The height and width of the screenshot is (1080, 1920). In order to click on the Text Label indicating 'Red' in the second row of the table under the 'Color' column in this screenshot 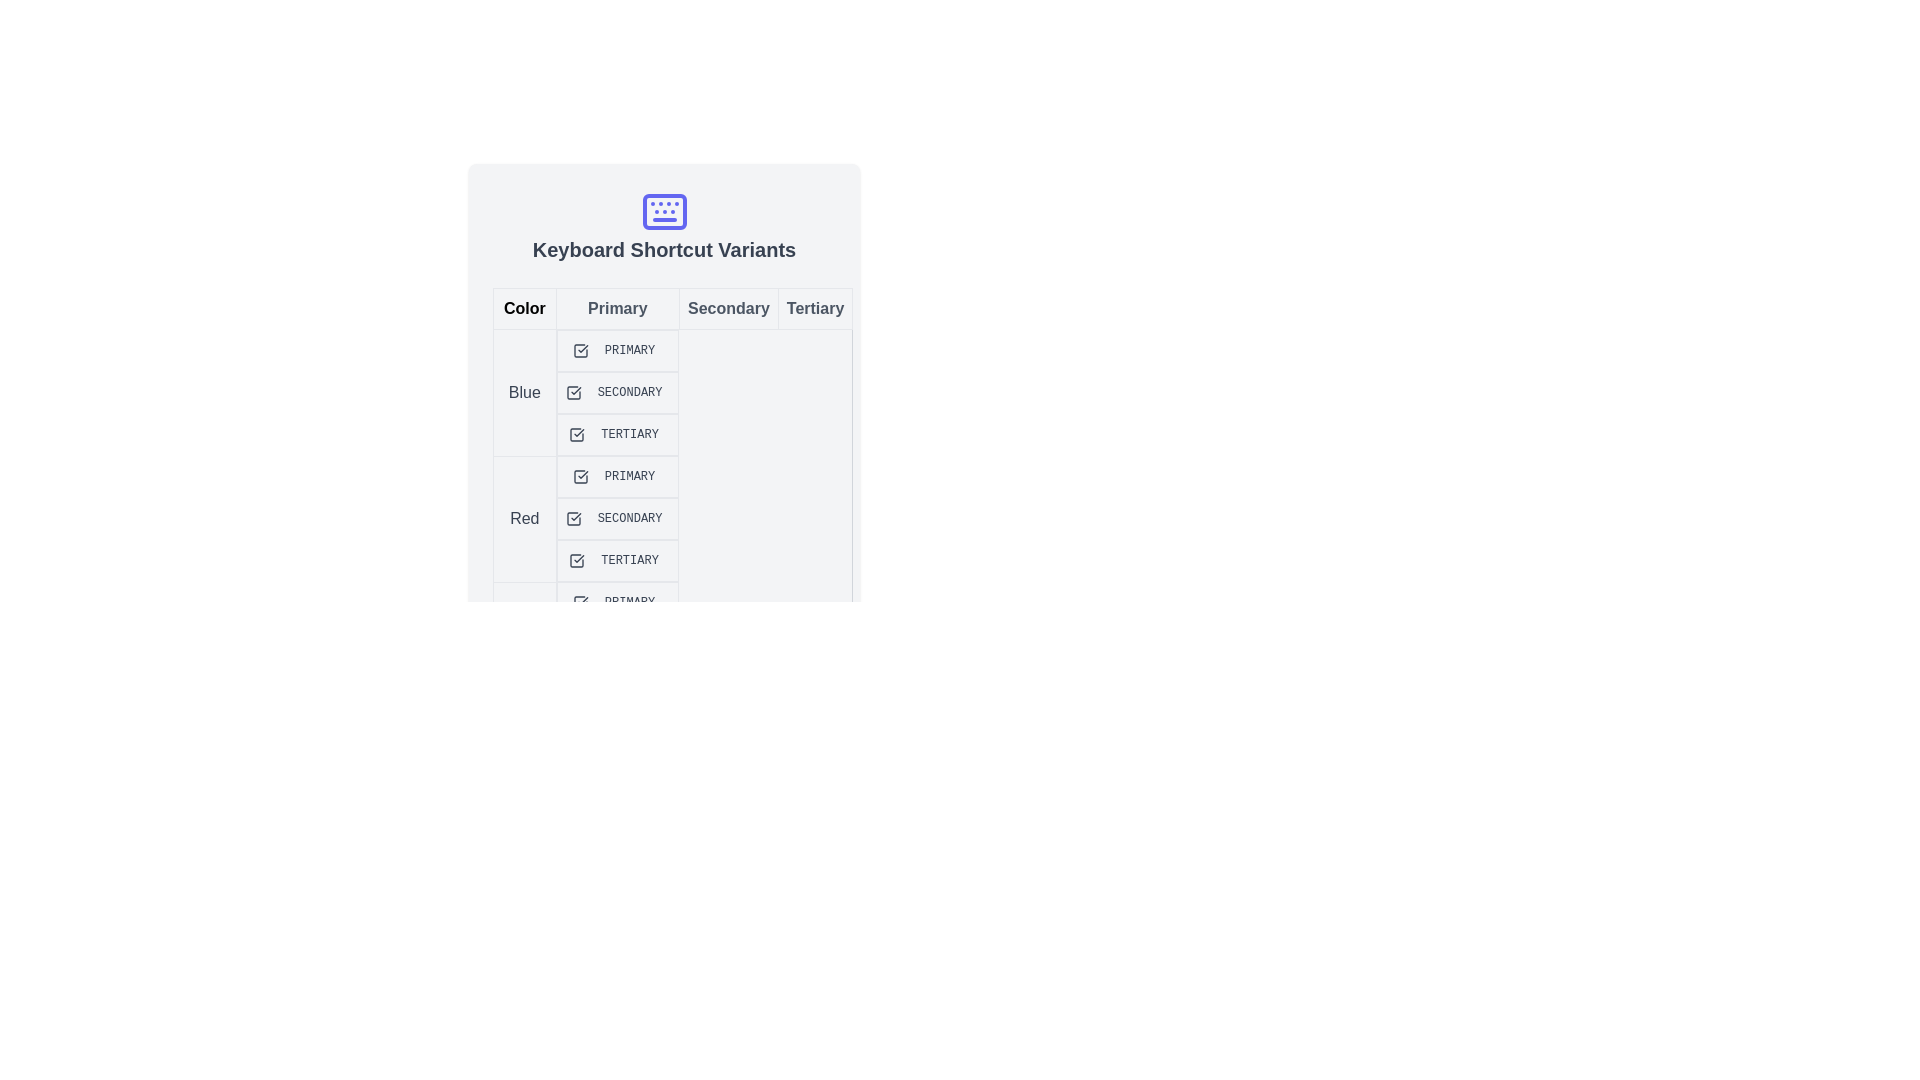, I will do `click(524, 517)`.